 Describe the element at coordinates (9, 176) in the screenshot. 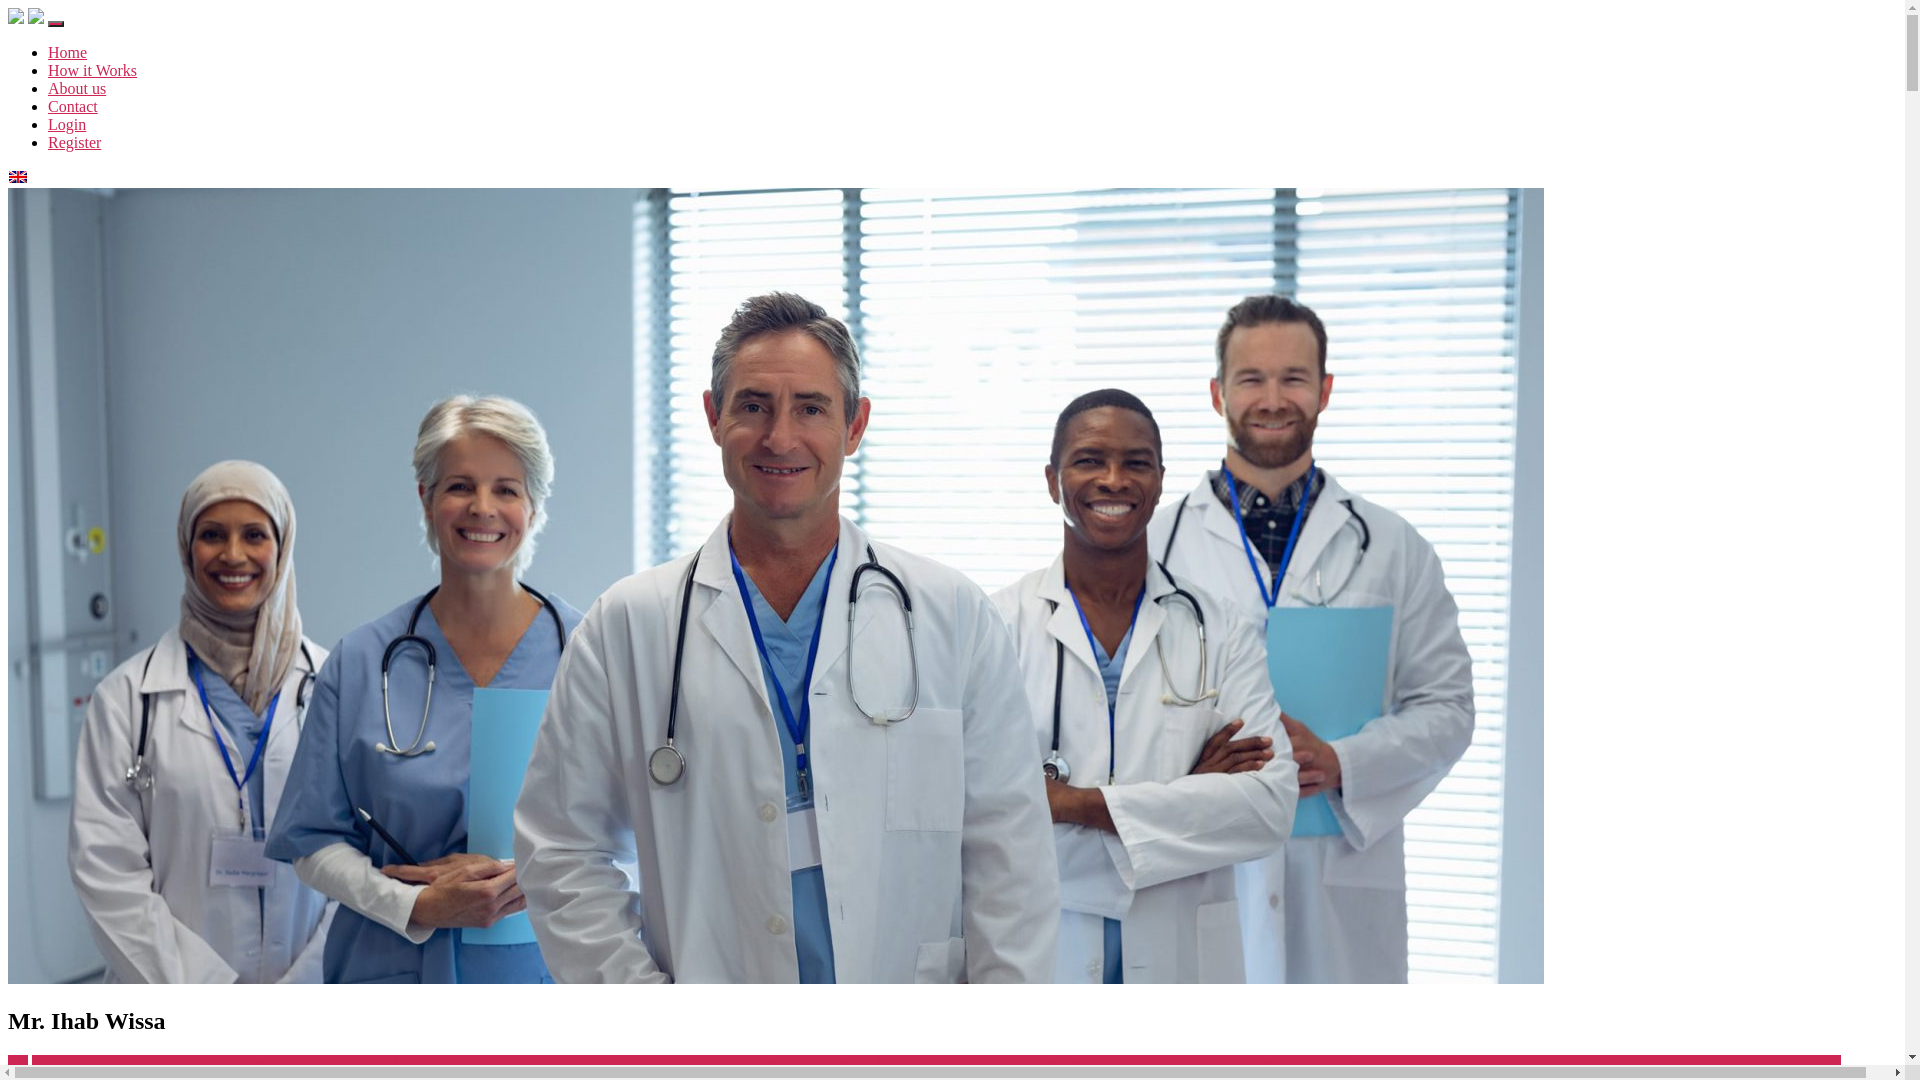

I see `'English'` at that location.